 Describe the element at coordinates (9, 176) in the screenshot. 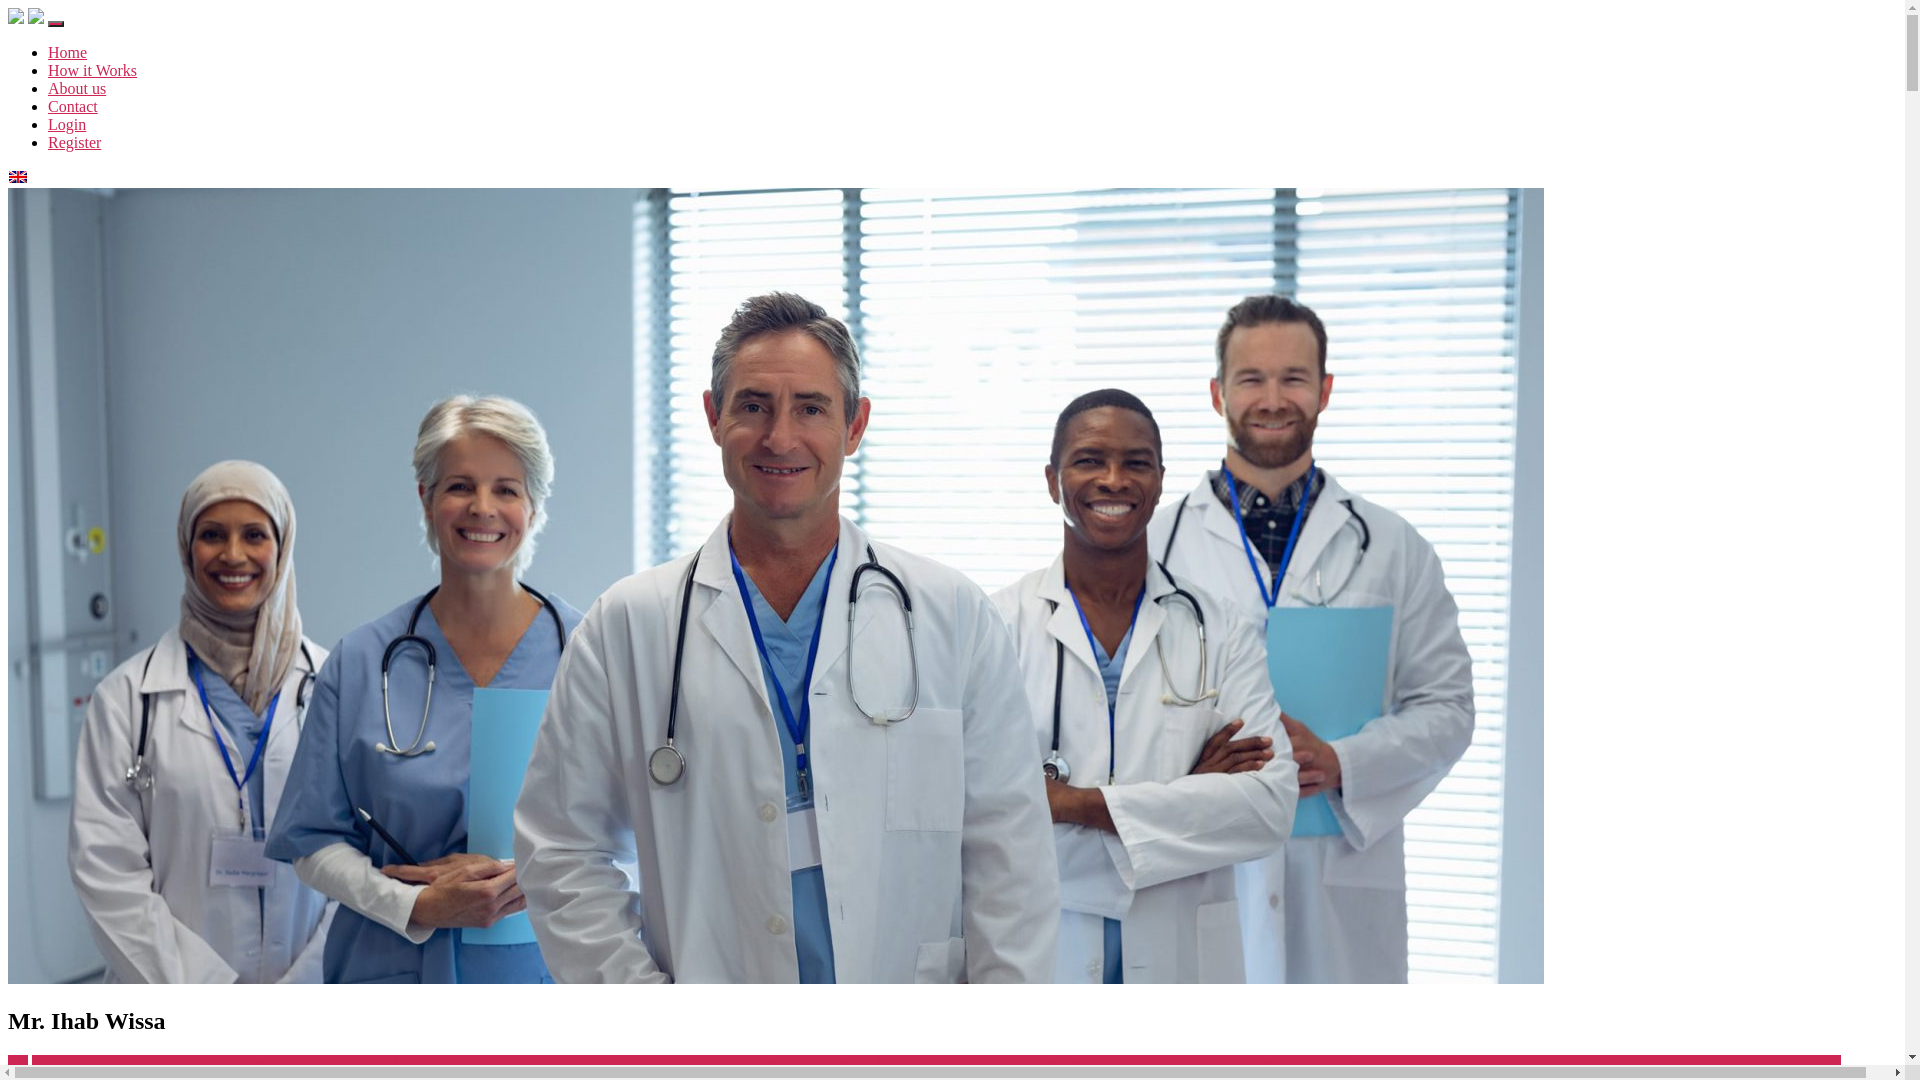

I see `'English'` at that location.